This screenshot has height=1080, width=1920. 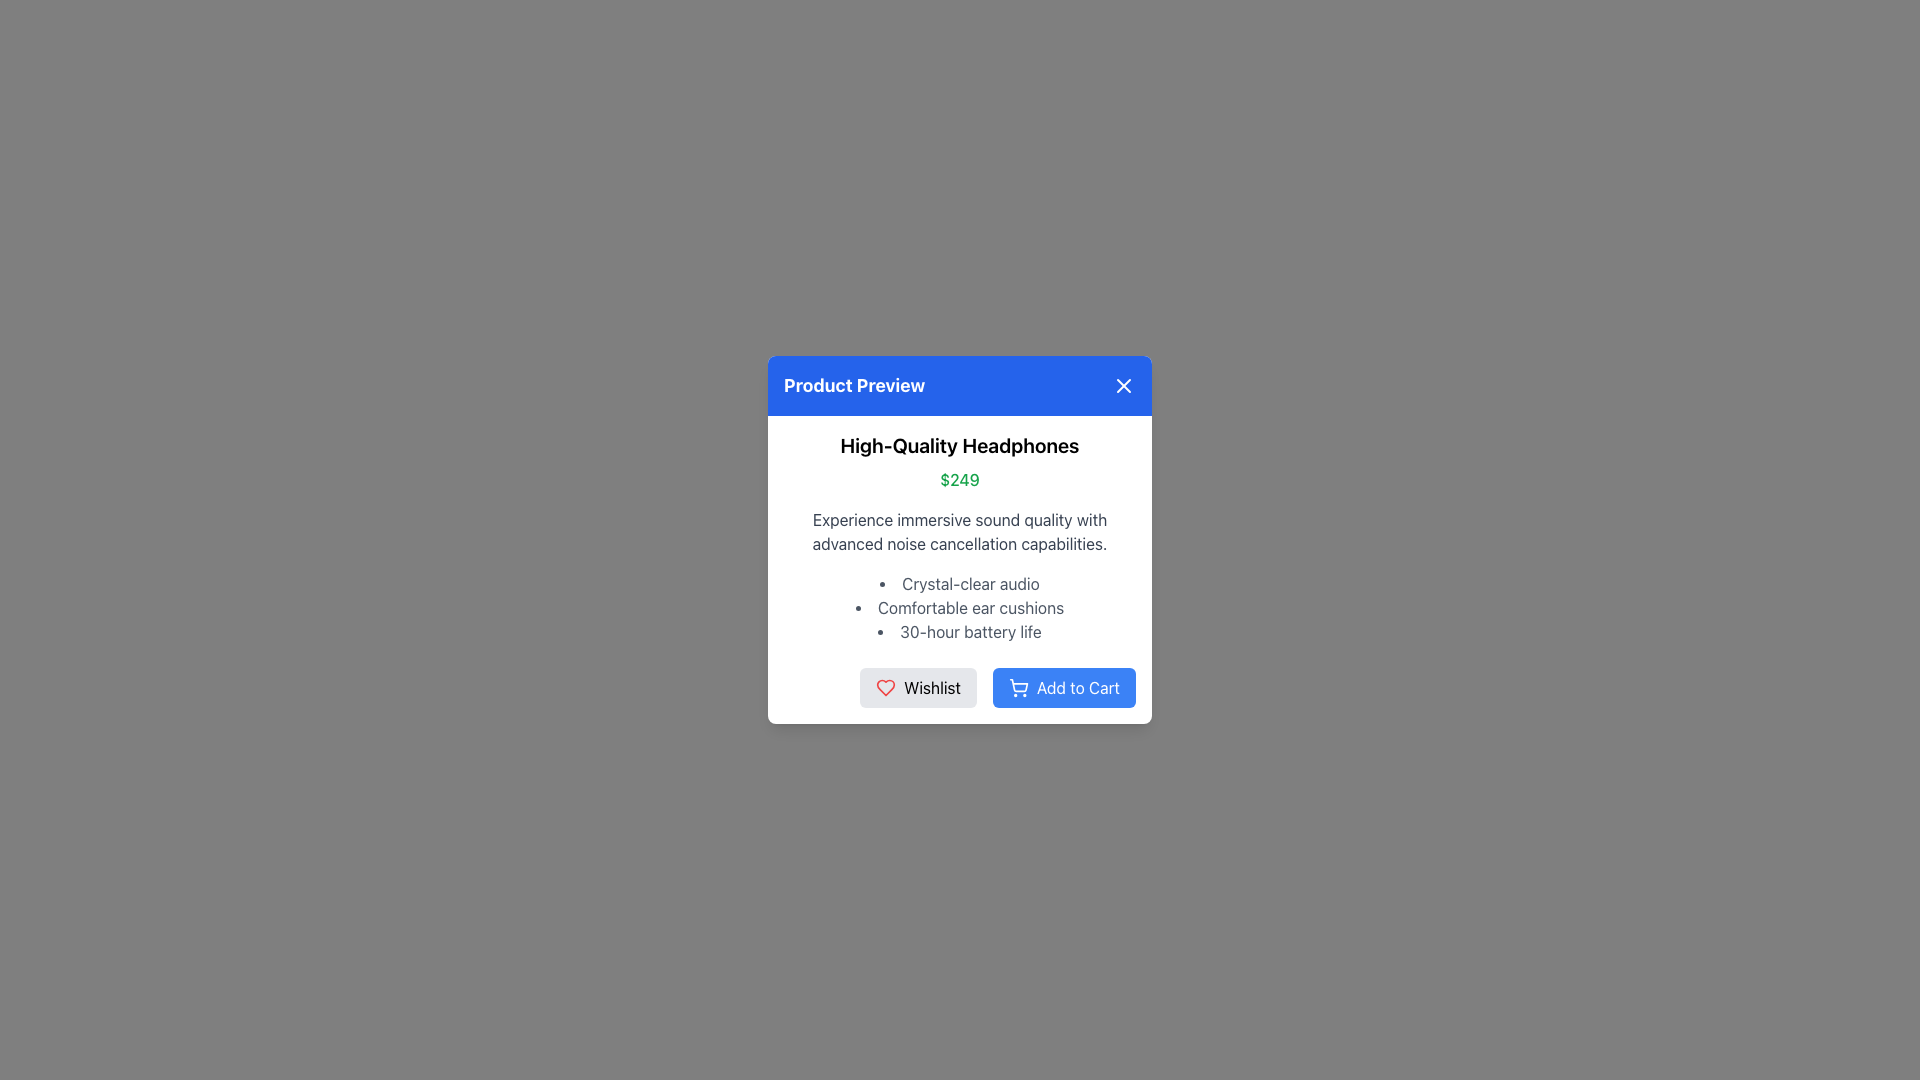 I want to click on the 'Add to Cart' button, so click(x=1063, y=686).